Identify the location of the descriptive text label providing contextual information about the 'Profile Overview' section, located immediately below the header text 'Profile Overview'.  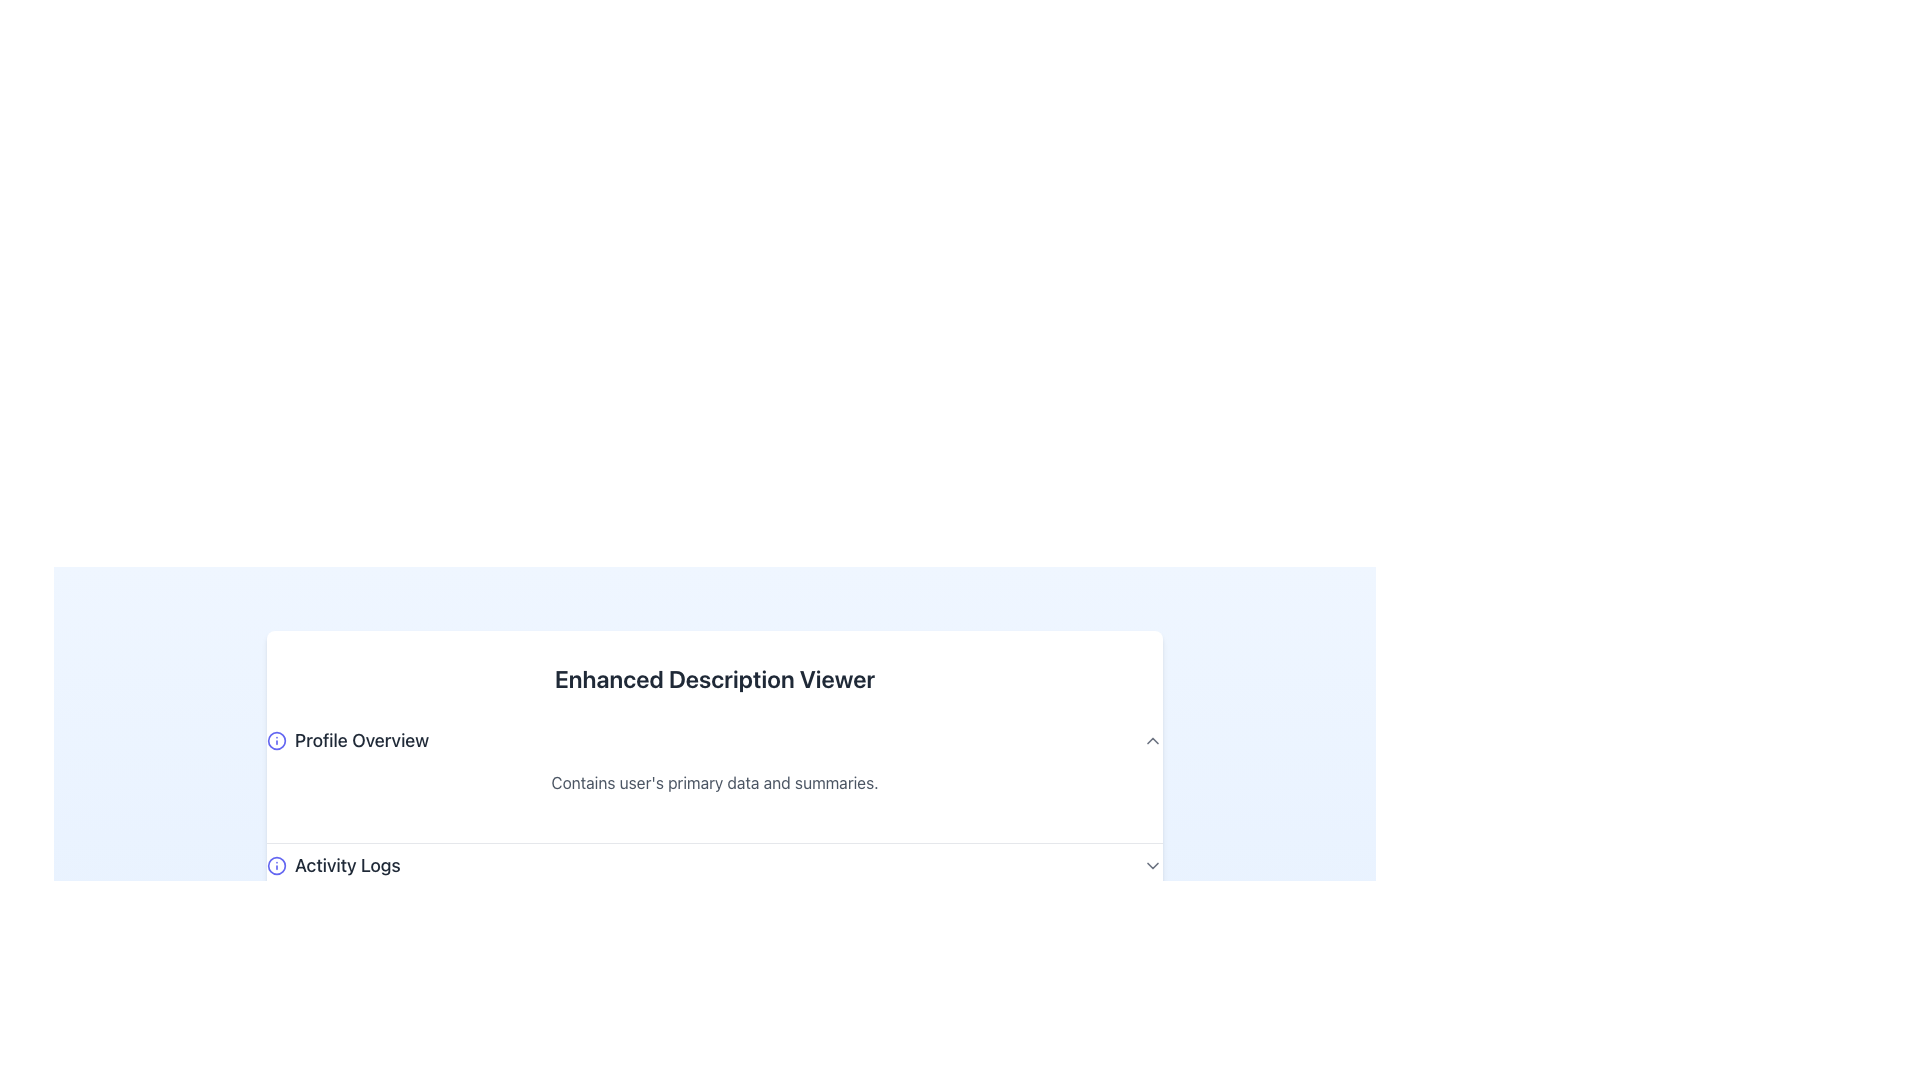
(715, 782).